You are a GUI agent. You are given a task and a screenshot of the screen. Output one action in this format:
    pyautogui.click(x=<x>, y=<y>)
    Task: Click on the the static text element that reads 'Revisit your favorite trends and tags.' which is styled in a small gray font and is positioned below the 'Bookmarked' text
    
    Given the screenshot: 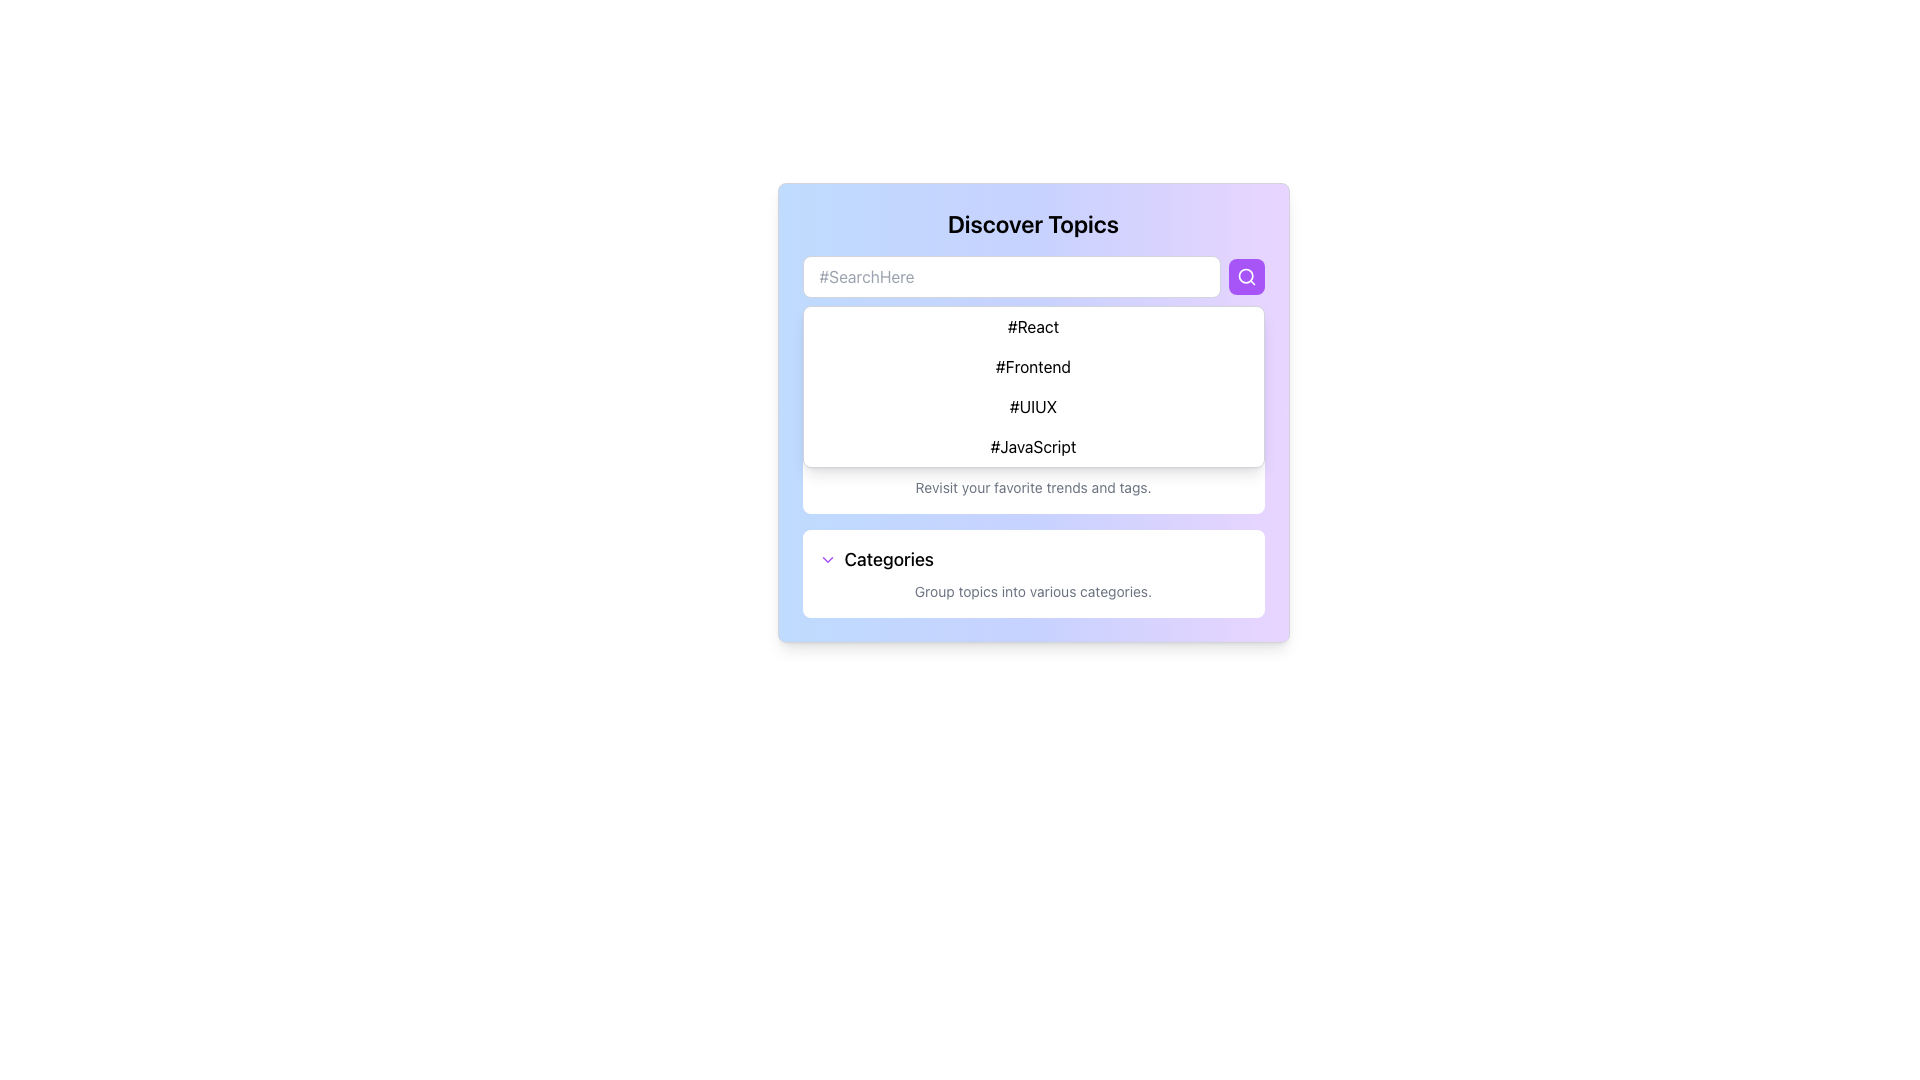 What is the action you would take?
    pyautogui.click(x=1033, y=488)
    